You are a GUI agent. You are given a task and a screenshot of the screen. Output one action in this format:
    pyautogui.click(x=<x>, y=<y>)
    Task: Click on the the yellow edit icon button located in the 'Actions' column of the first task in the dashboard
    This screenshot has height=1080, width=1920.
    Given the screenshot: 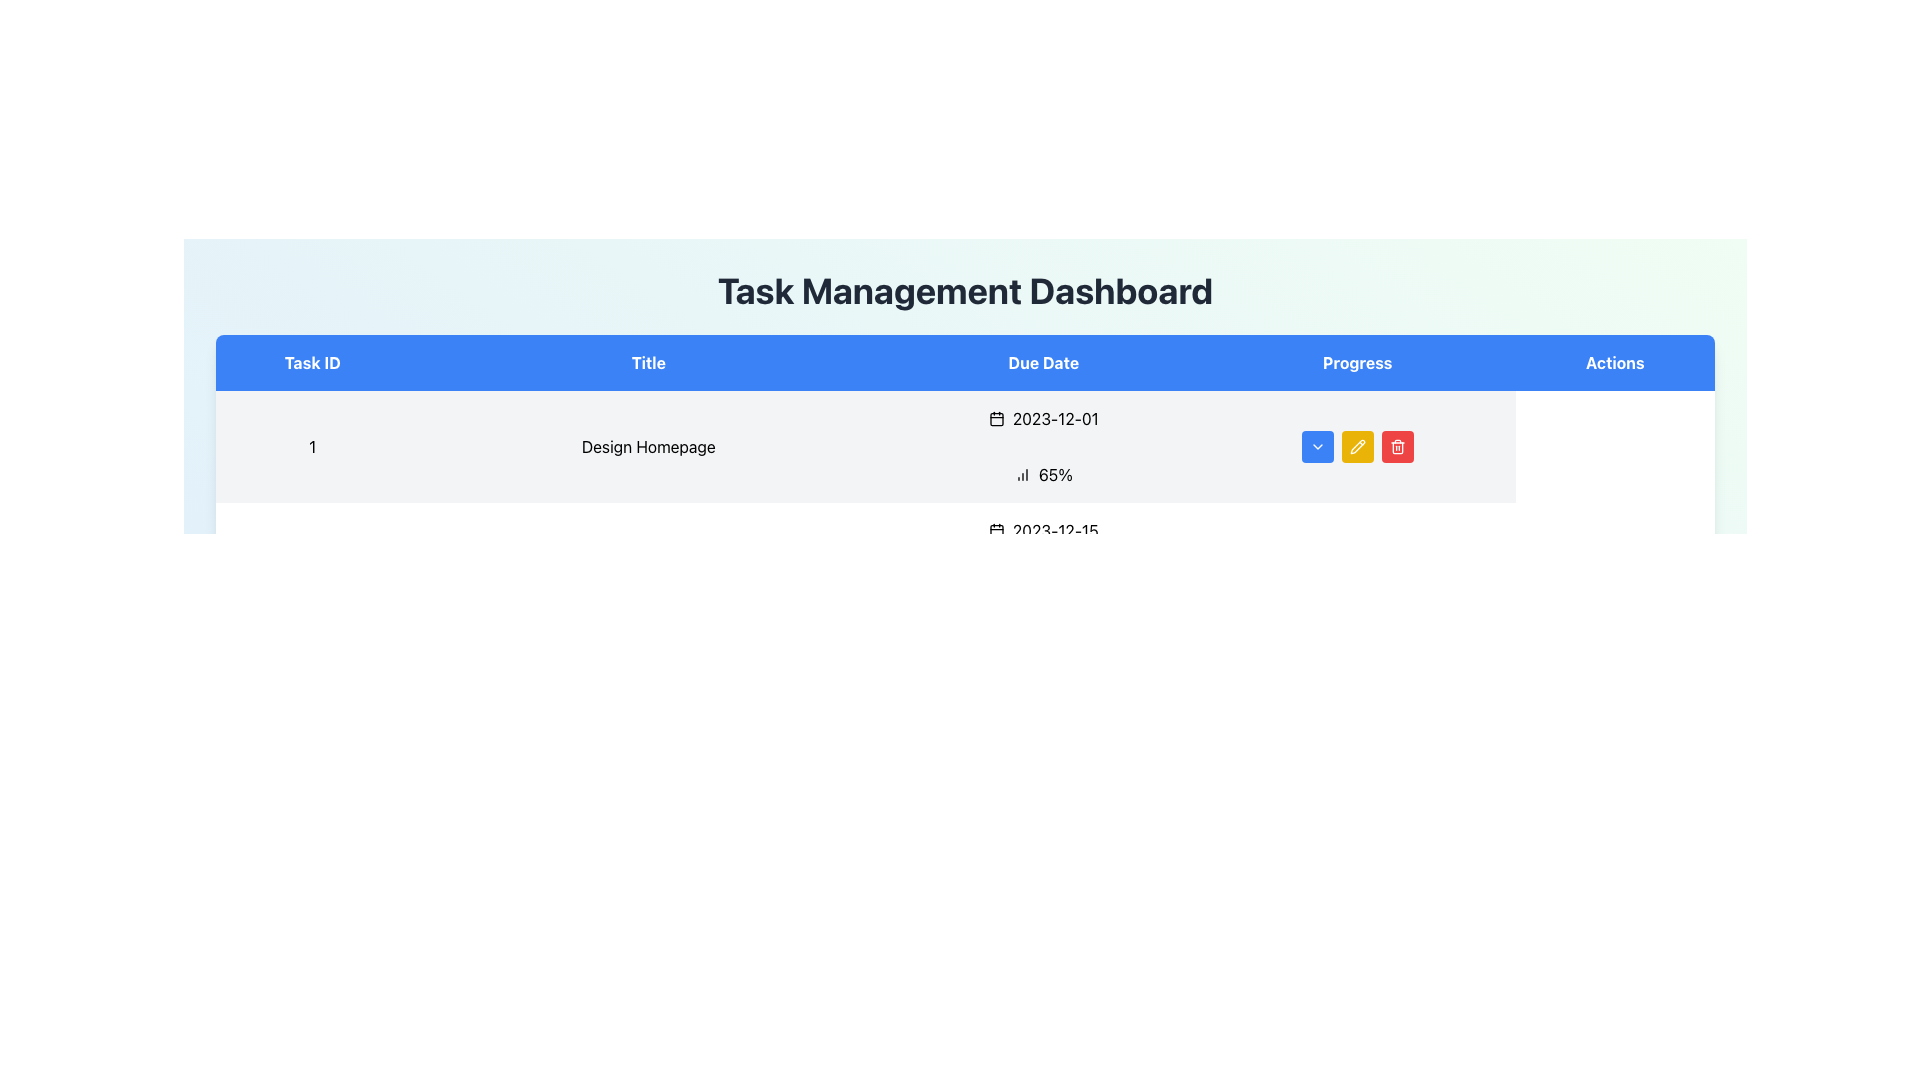 What is the action you would take?
    pyautogui.click(x=1357, y=446)
    